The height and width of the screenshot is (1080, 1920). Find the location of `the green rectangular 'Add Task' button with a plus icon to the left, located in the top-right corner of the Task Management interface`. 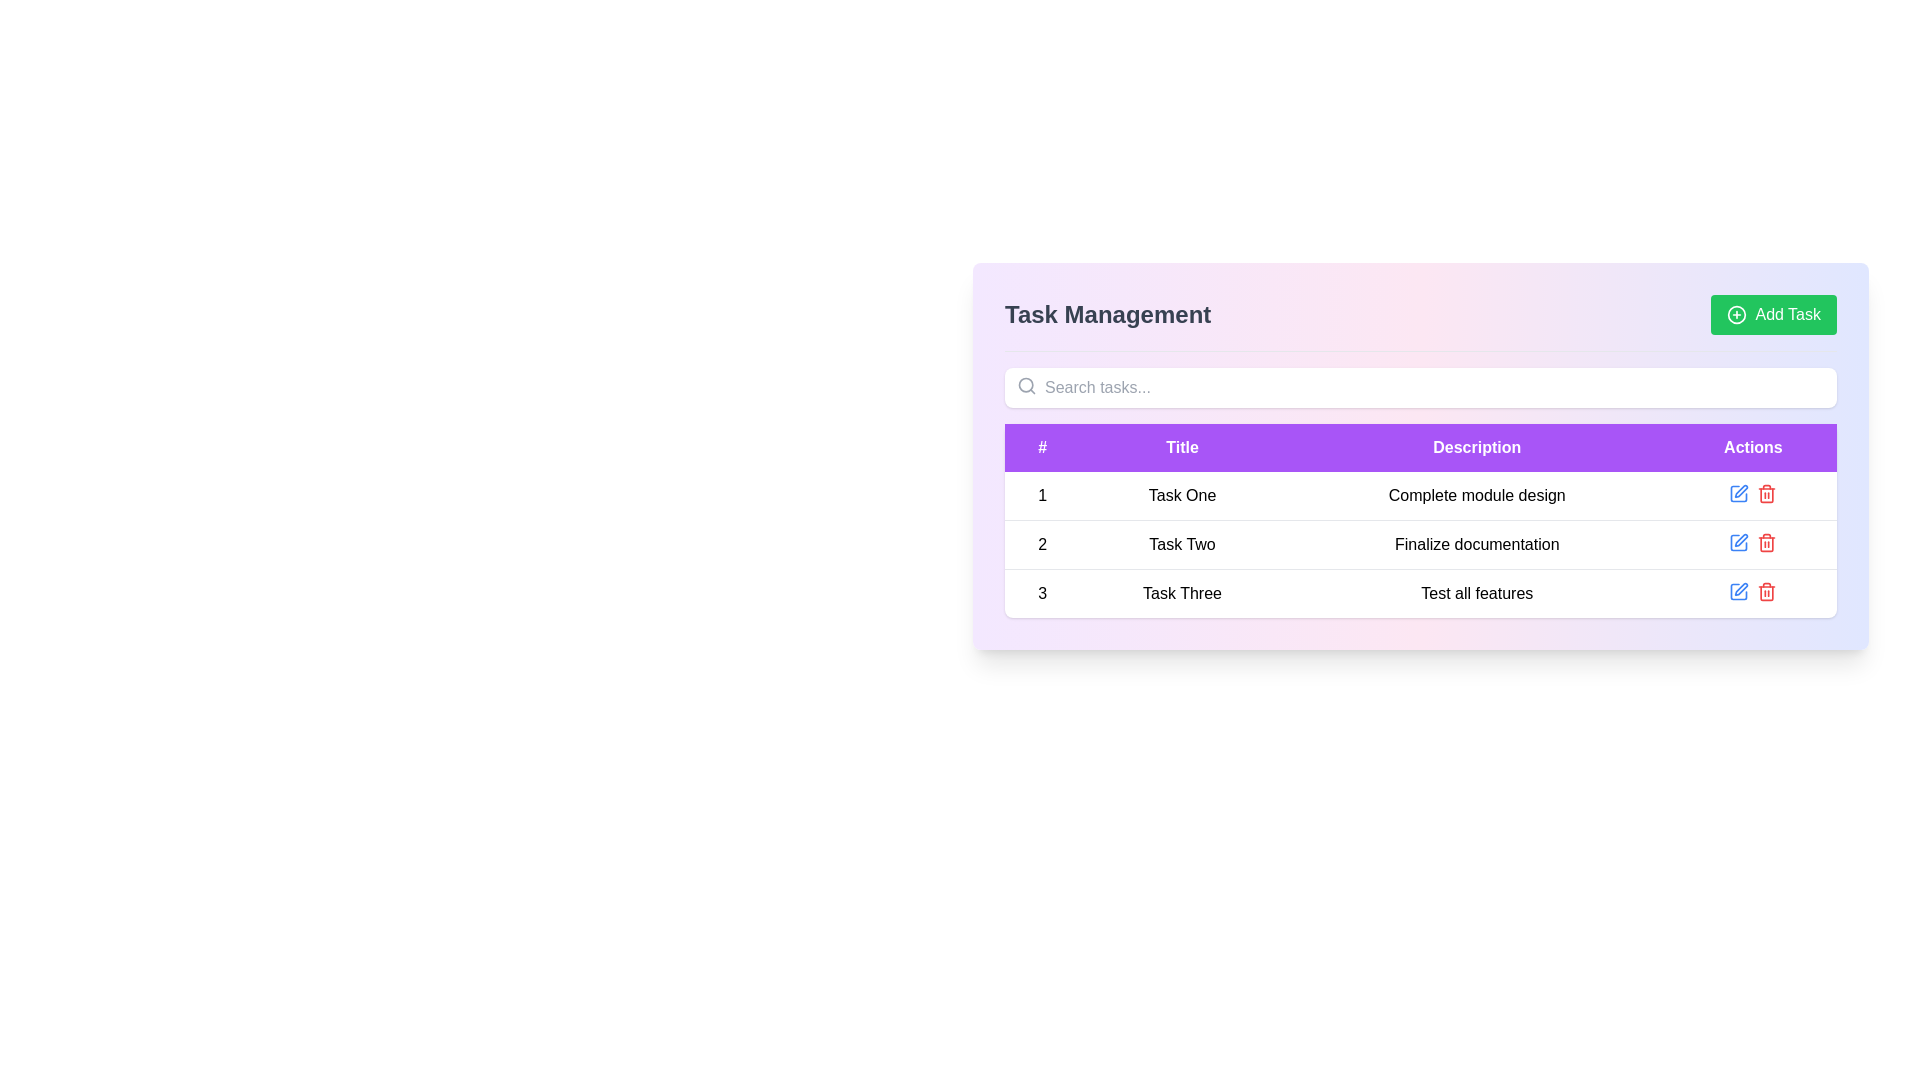

the green rectangular 'Add Task' button with a plus icon to the left, located in the top-right corner of the Task Management interface is located at coordinates (1774, 315).